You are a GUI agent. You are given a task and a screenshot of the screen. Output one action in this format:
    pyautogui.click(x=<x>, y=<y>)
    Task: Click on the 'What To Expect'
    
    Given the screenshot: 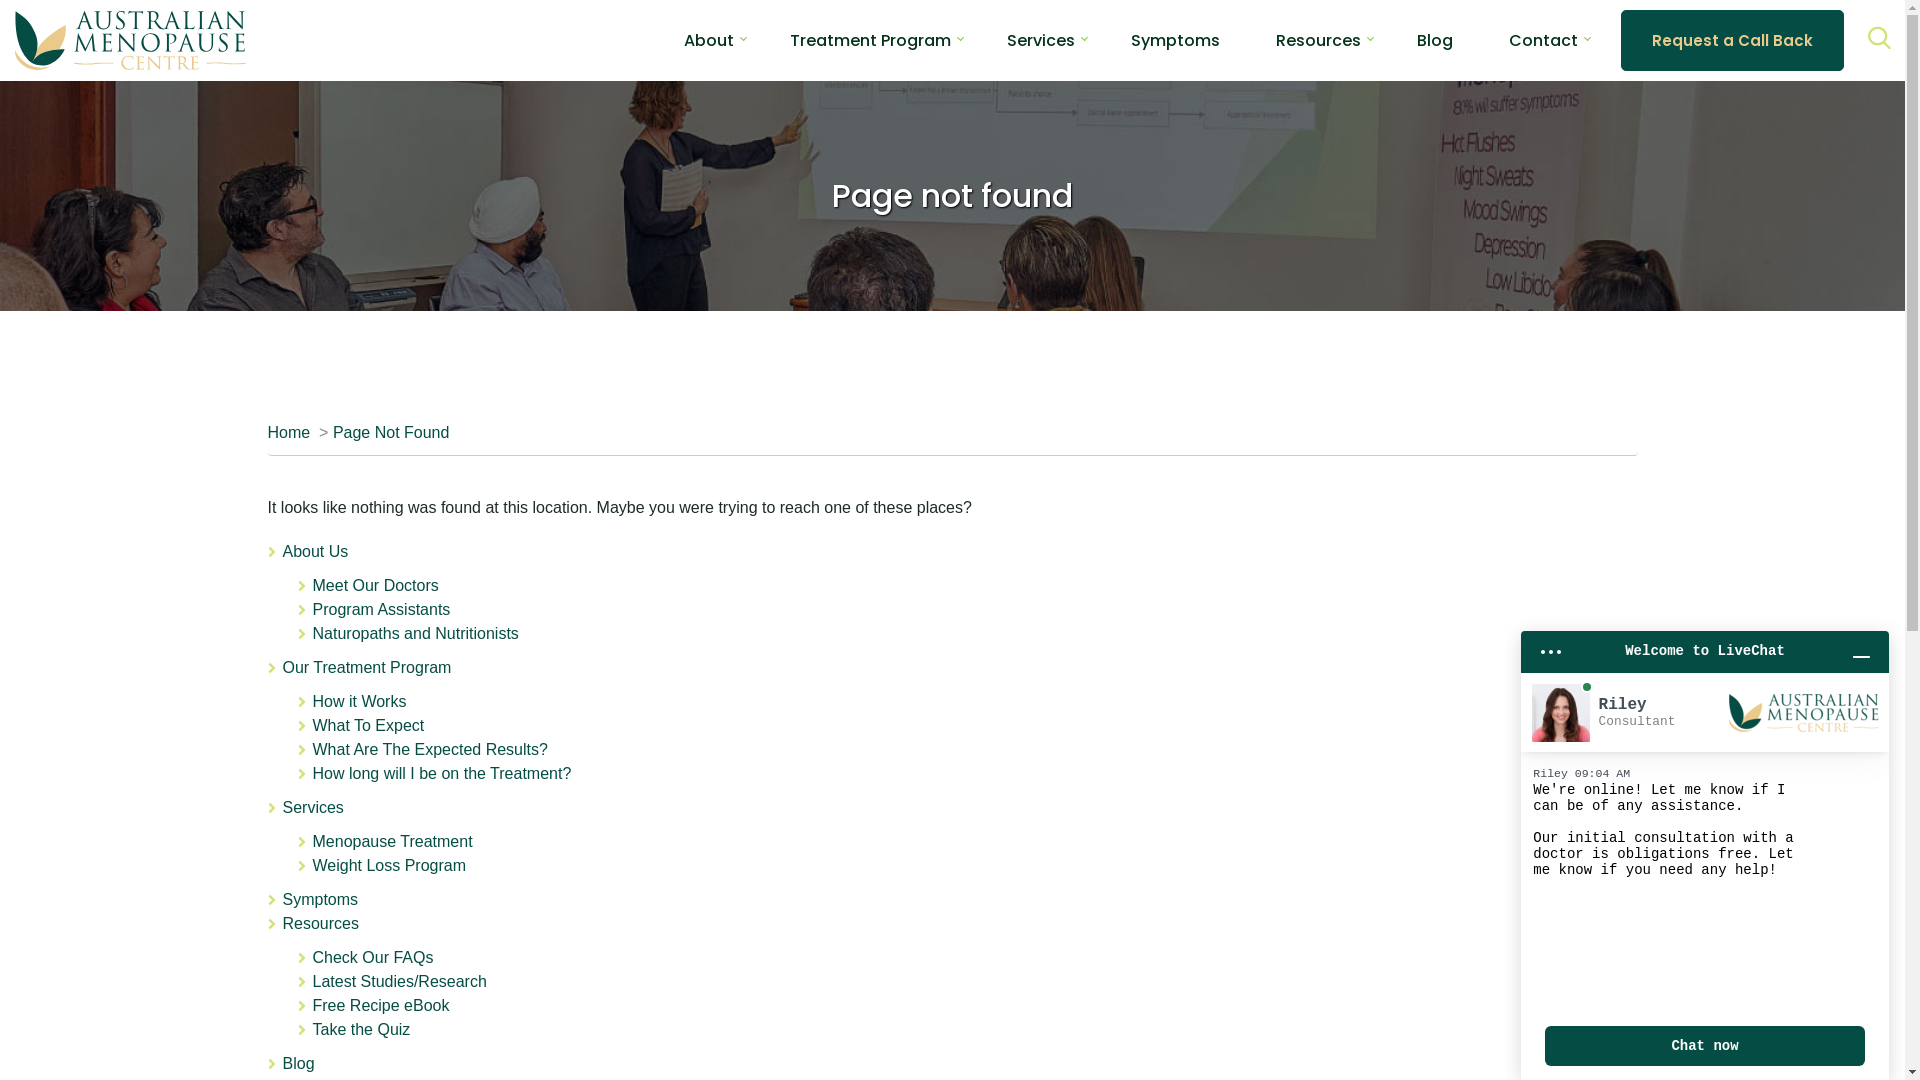 What is the action you would take?
    pyautogui.click(x=368, y=725)
    